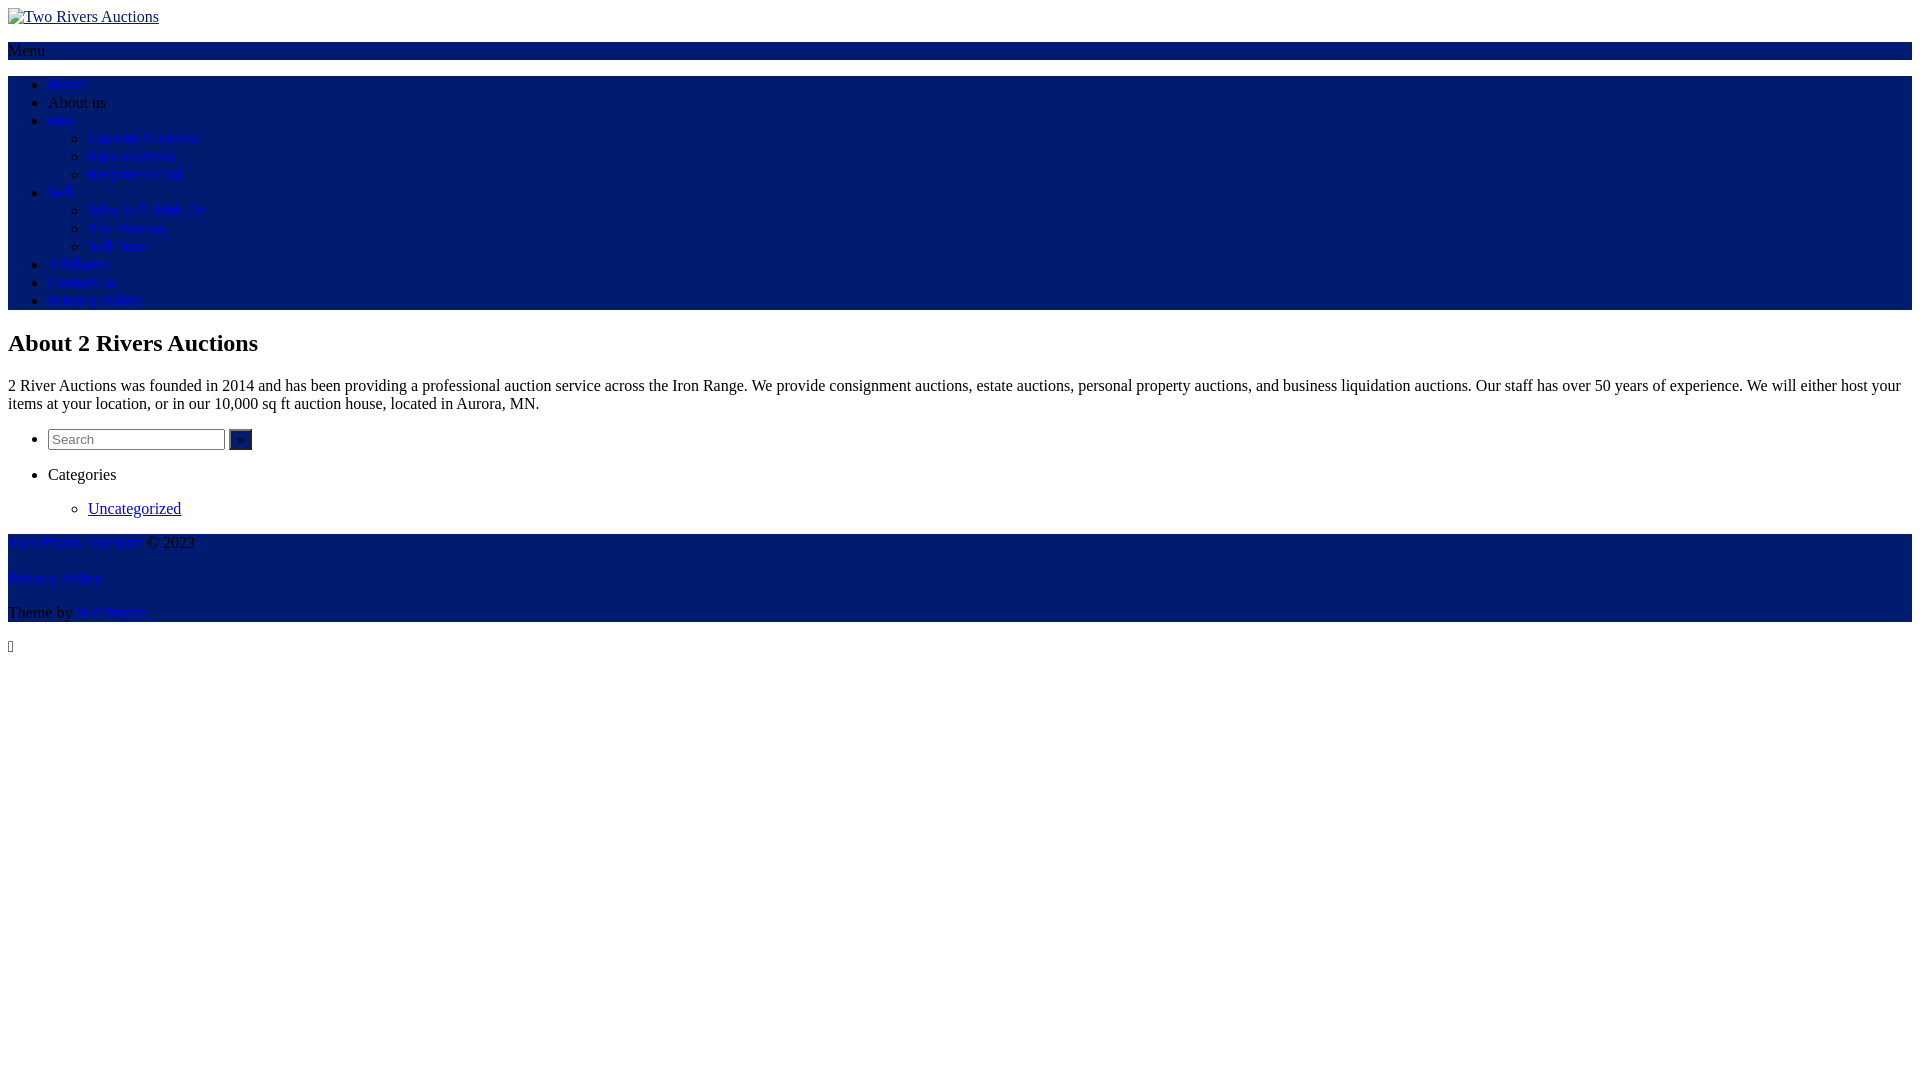 The width and height of the screenshot is (1920, 1080). I want to click on 'The Process', so click(125, 227).